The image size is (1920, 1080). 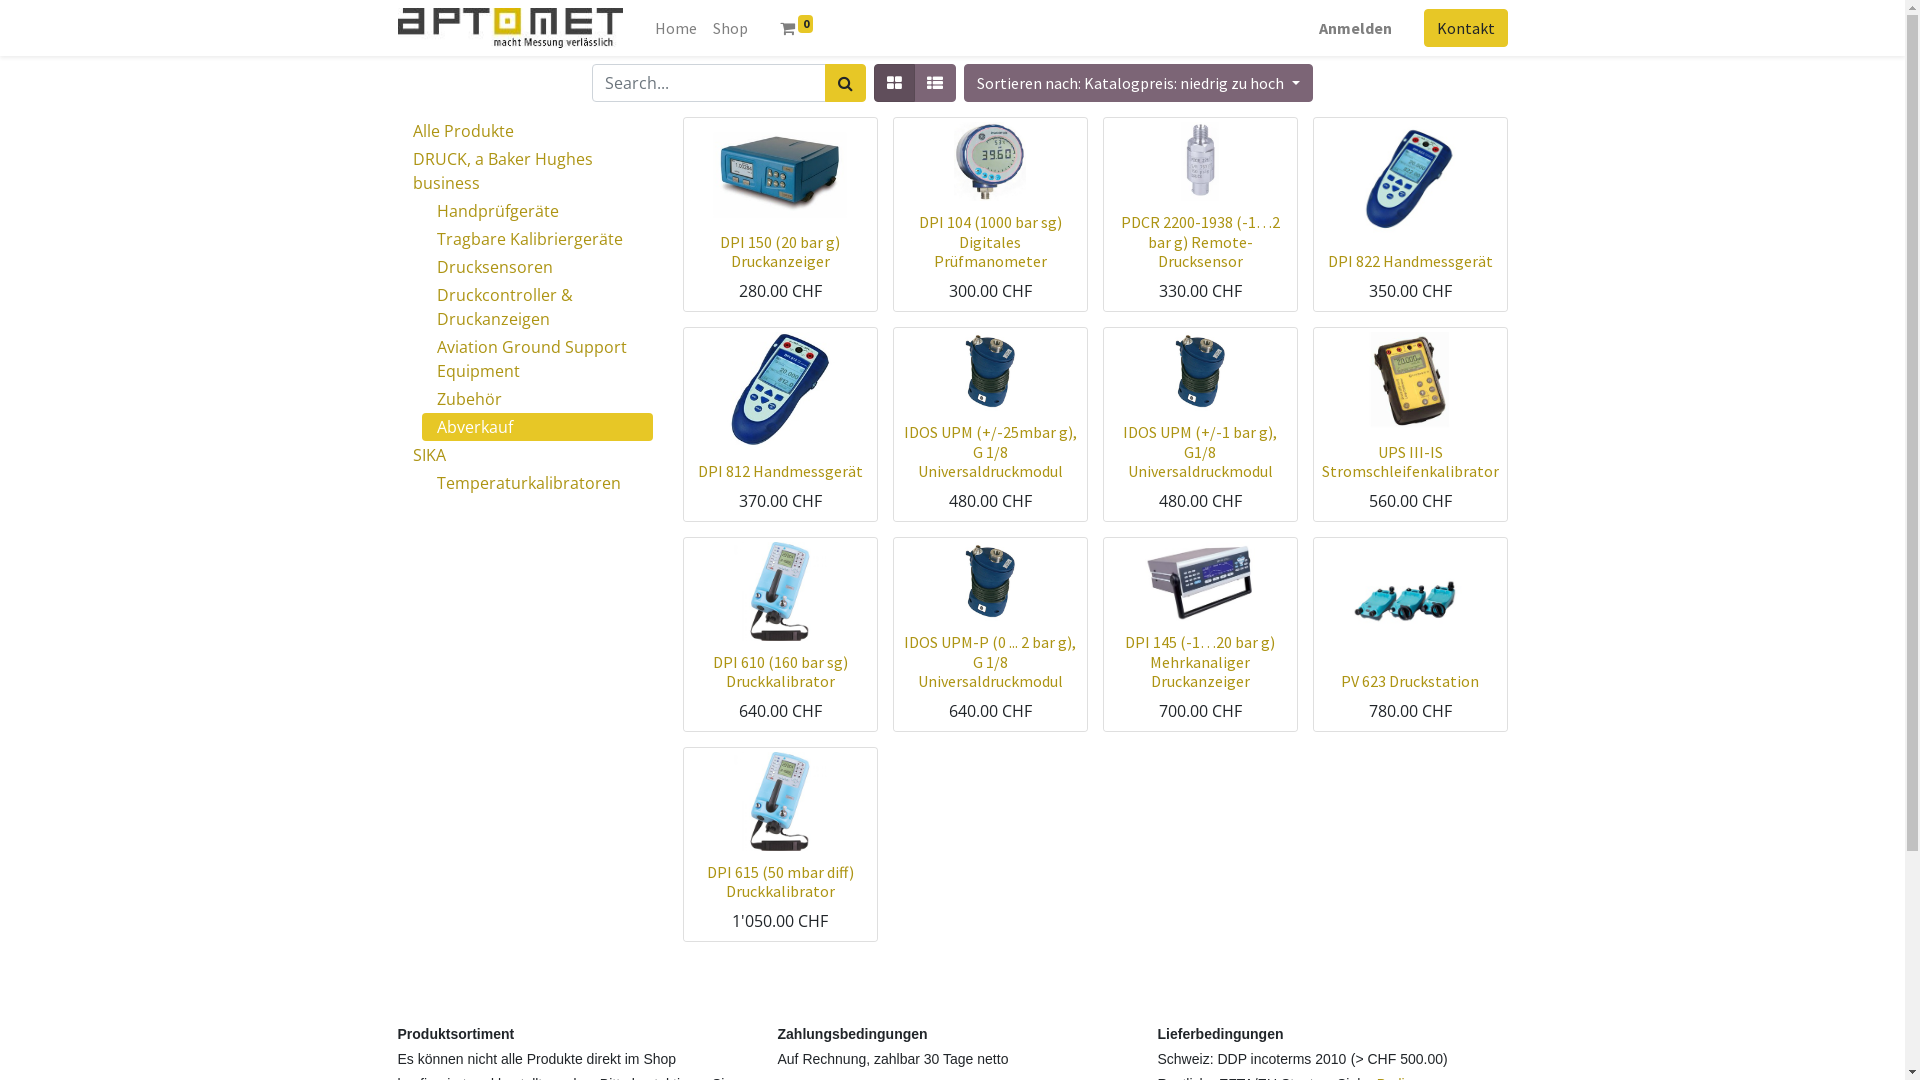 I want to click on 'PV 623 Druckstation', so click(x=1340, y=680).